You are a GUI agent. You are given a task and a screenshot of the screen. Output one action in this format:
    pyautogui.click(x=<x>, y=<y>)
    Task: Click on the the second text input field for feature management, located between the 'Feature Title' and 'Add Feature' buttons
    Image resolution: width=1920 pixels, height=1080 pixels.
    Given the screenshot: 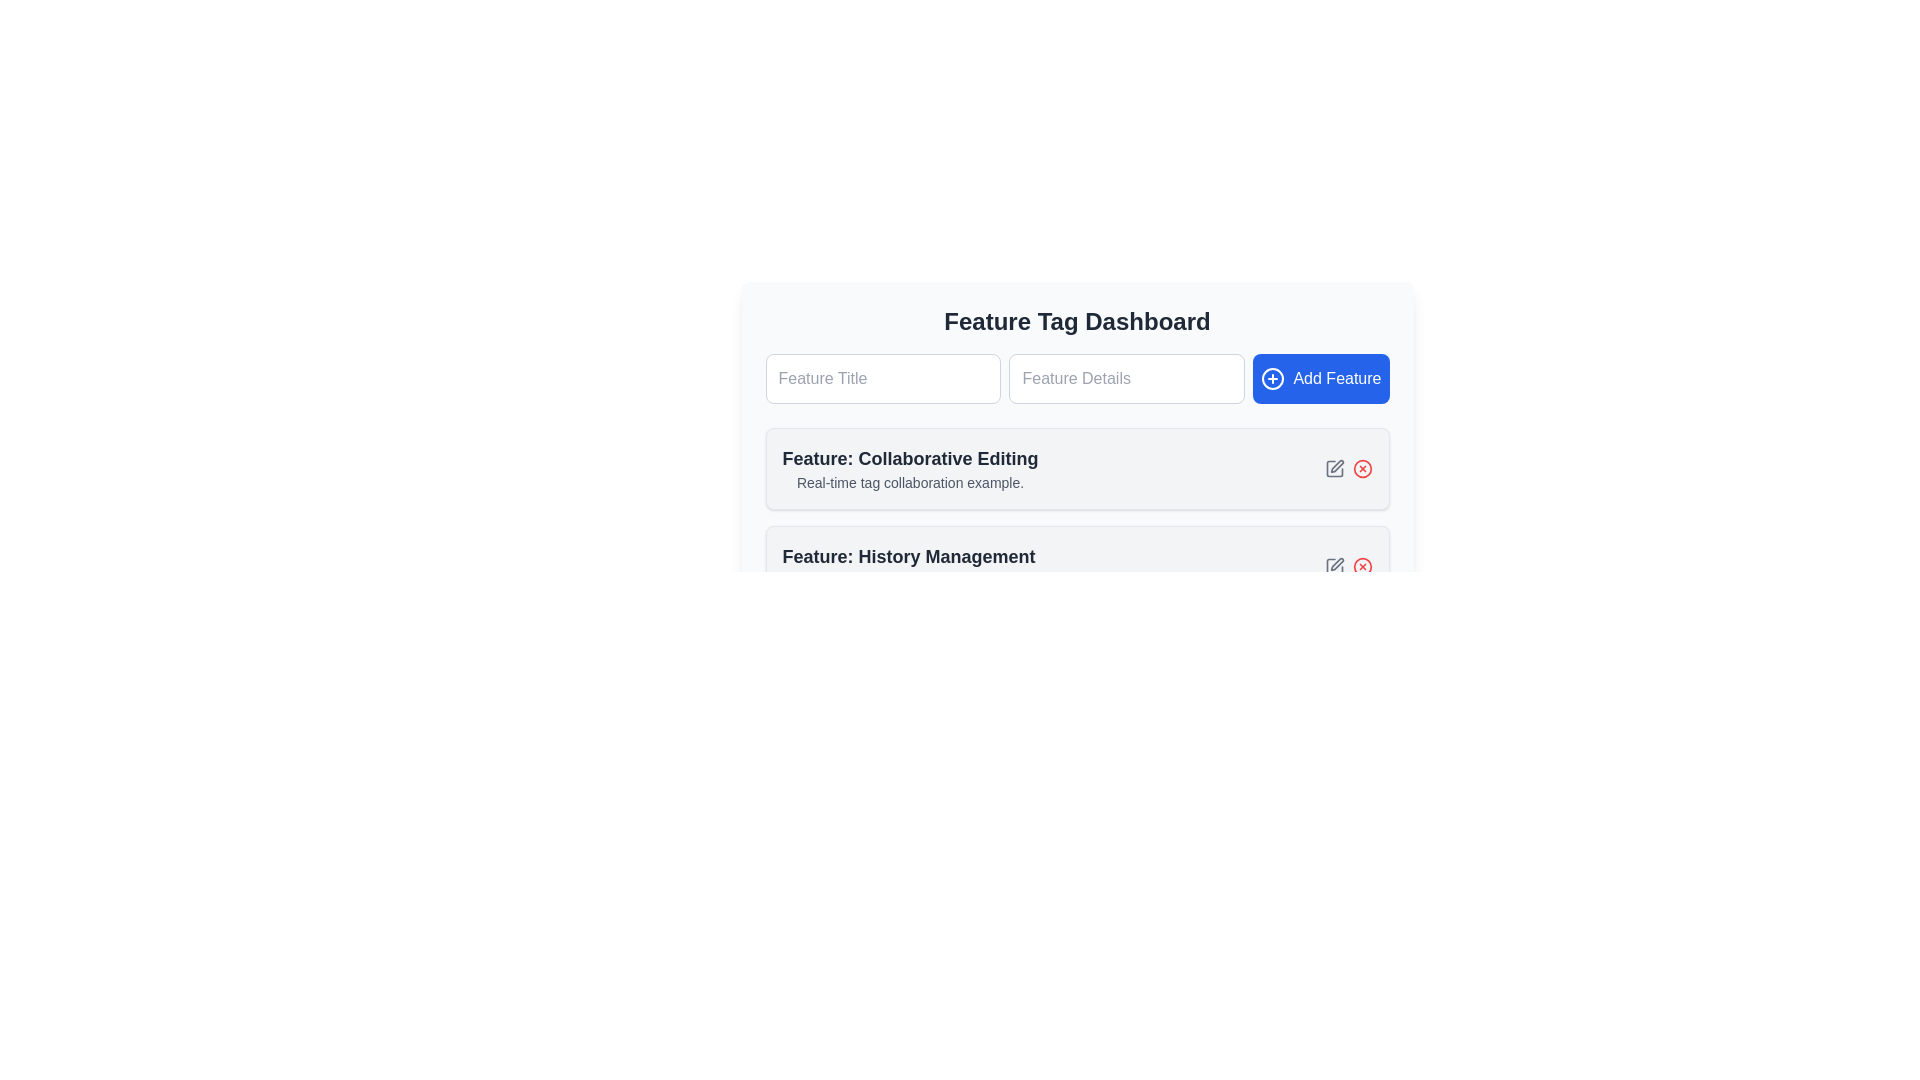 What is the action you would take?
    pyautogui.click(x=1127, y=378)
    